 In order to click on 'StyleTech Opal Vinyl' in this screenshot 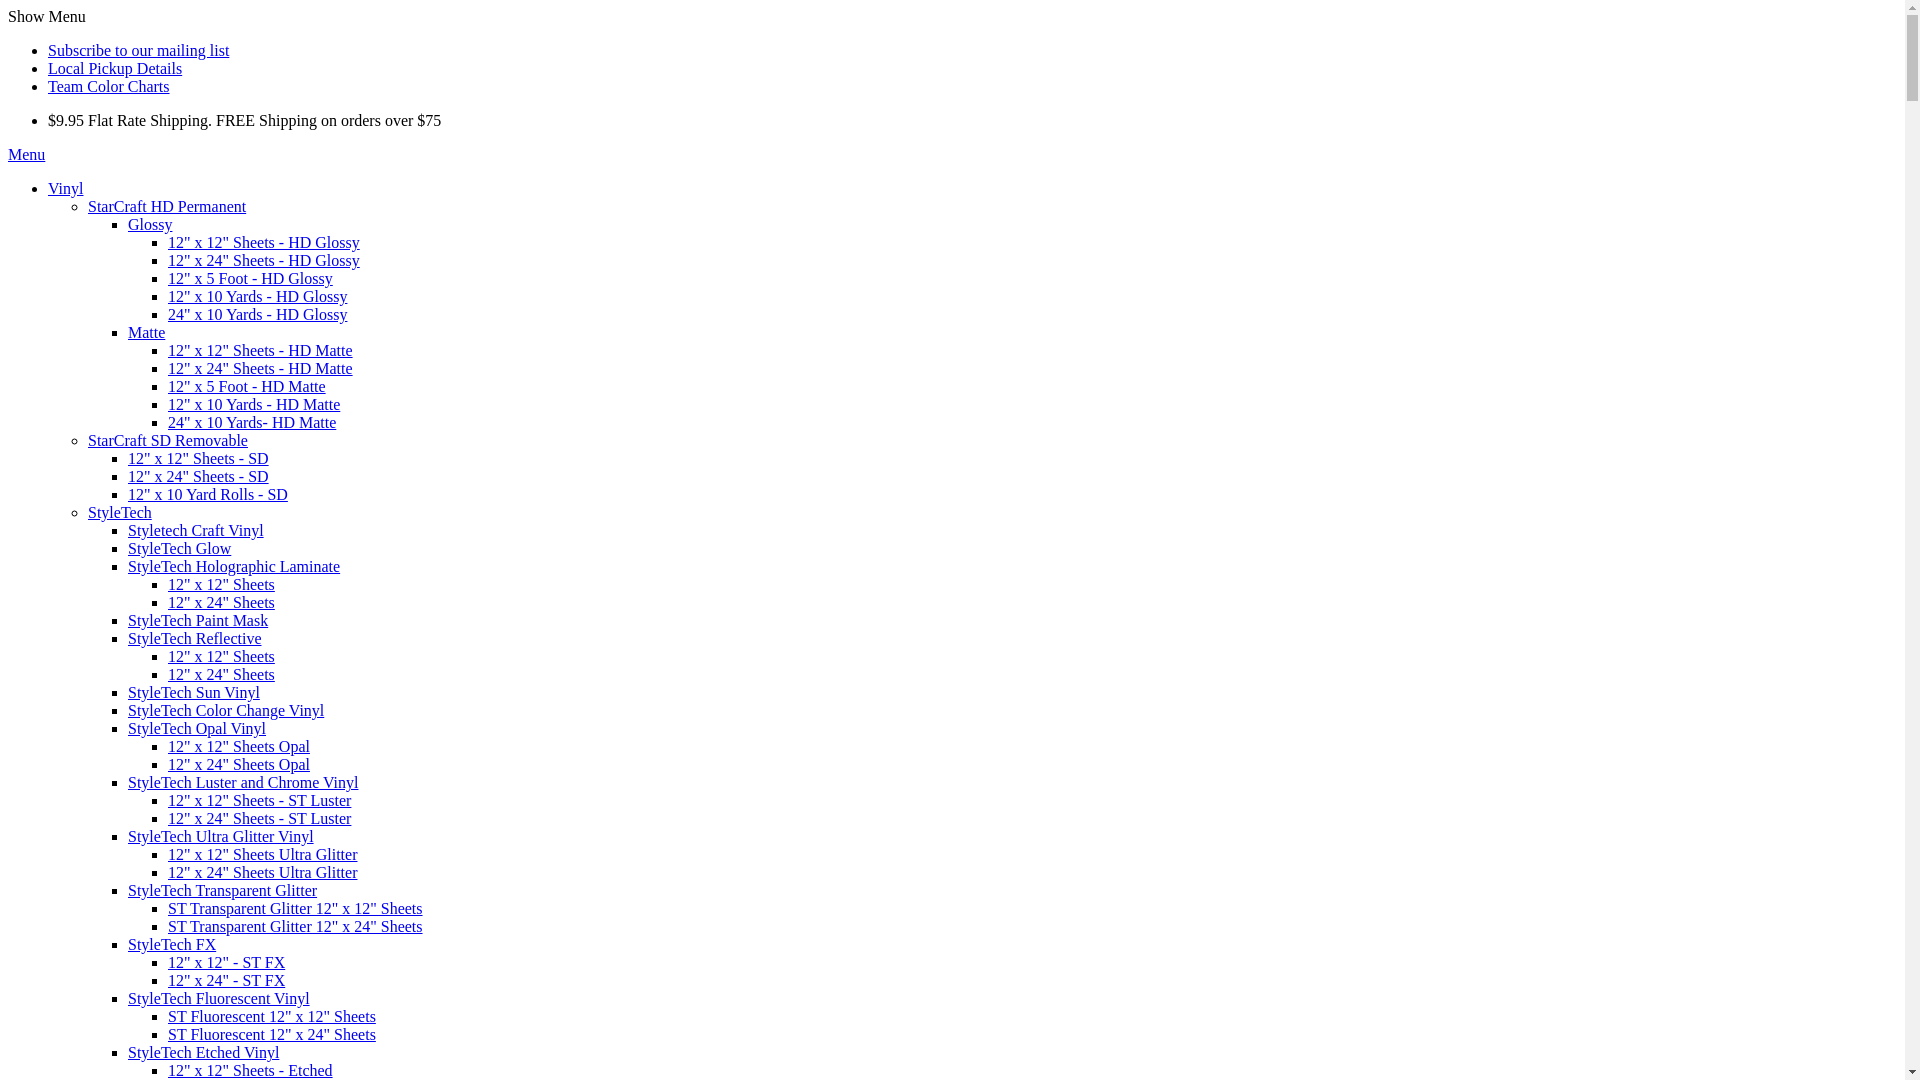, I will do `click(127, 728)`.